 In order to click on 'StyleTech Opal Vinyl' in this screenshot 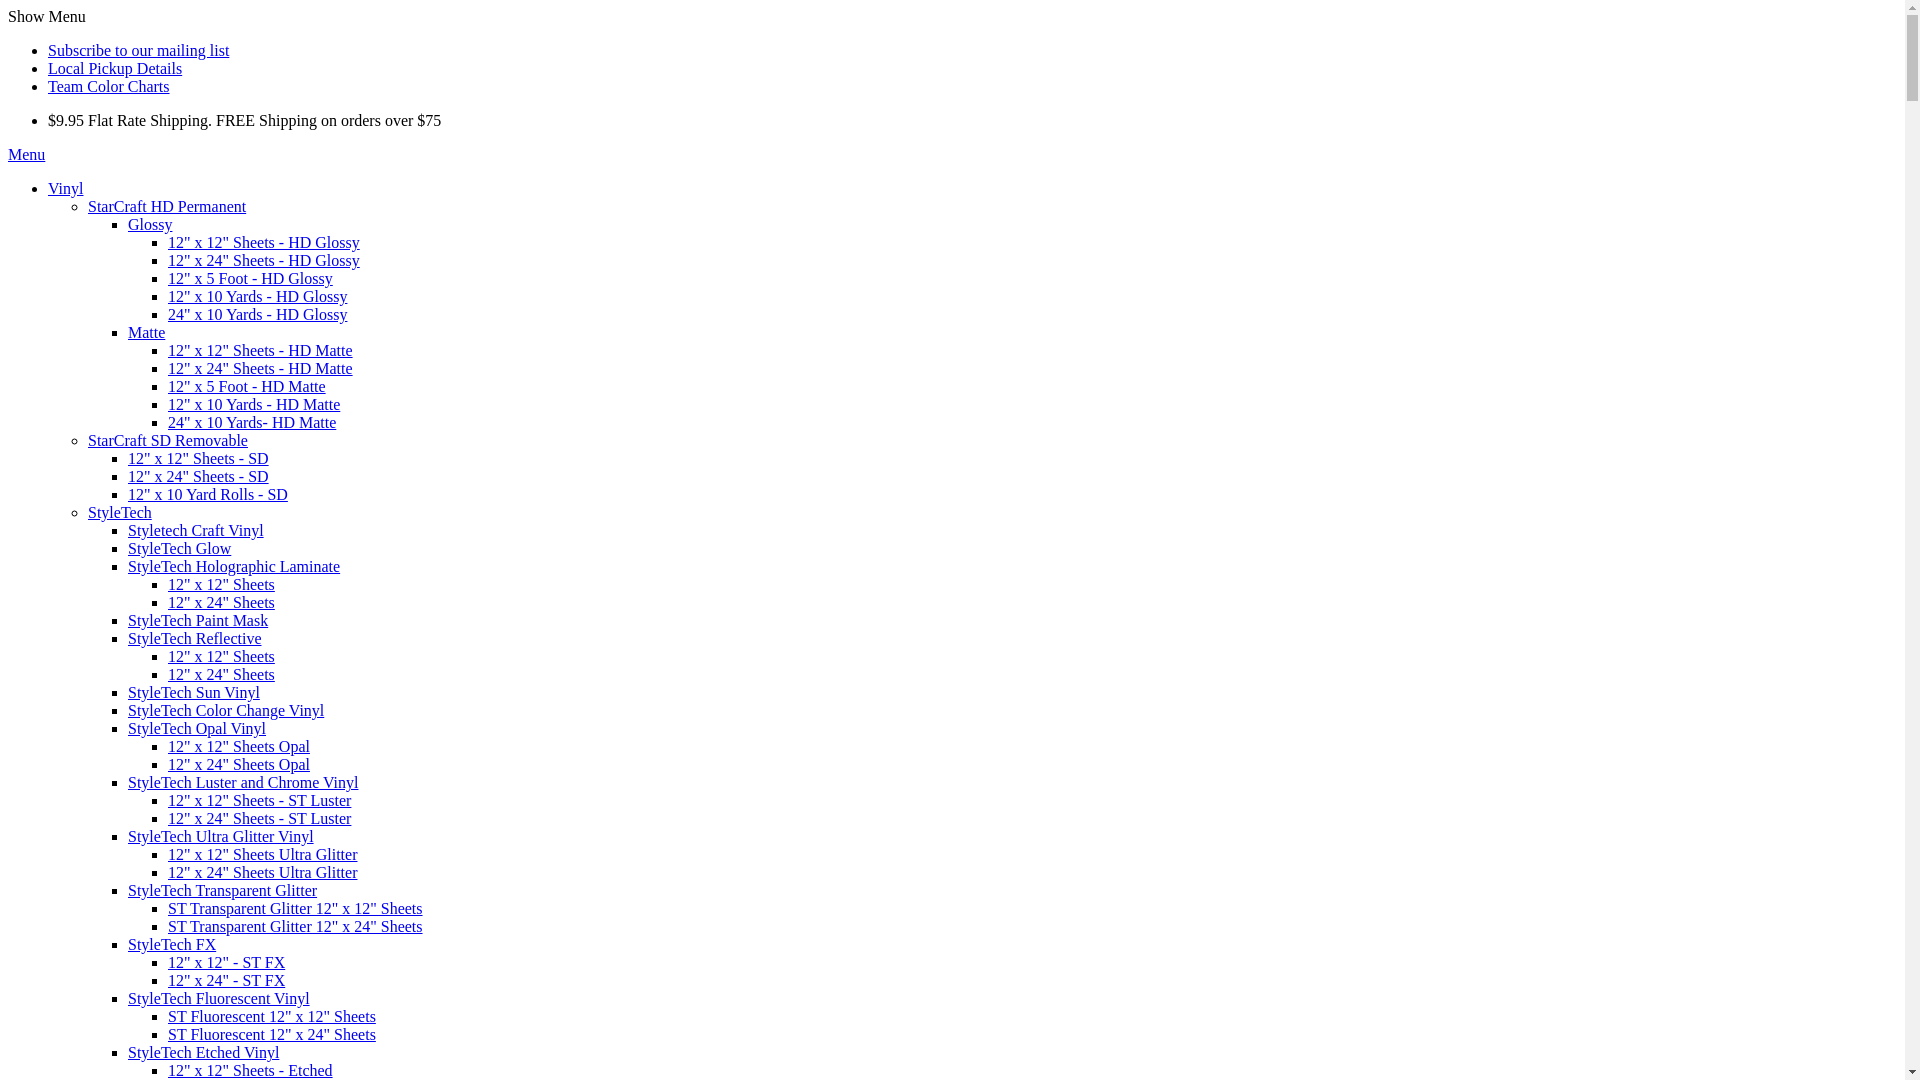, I will do `click(127, 728)`.